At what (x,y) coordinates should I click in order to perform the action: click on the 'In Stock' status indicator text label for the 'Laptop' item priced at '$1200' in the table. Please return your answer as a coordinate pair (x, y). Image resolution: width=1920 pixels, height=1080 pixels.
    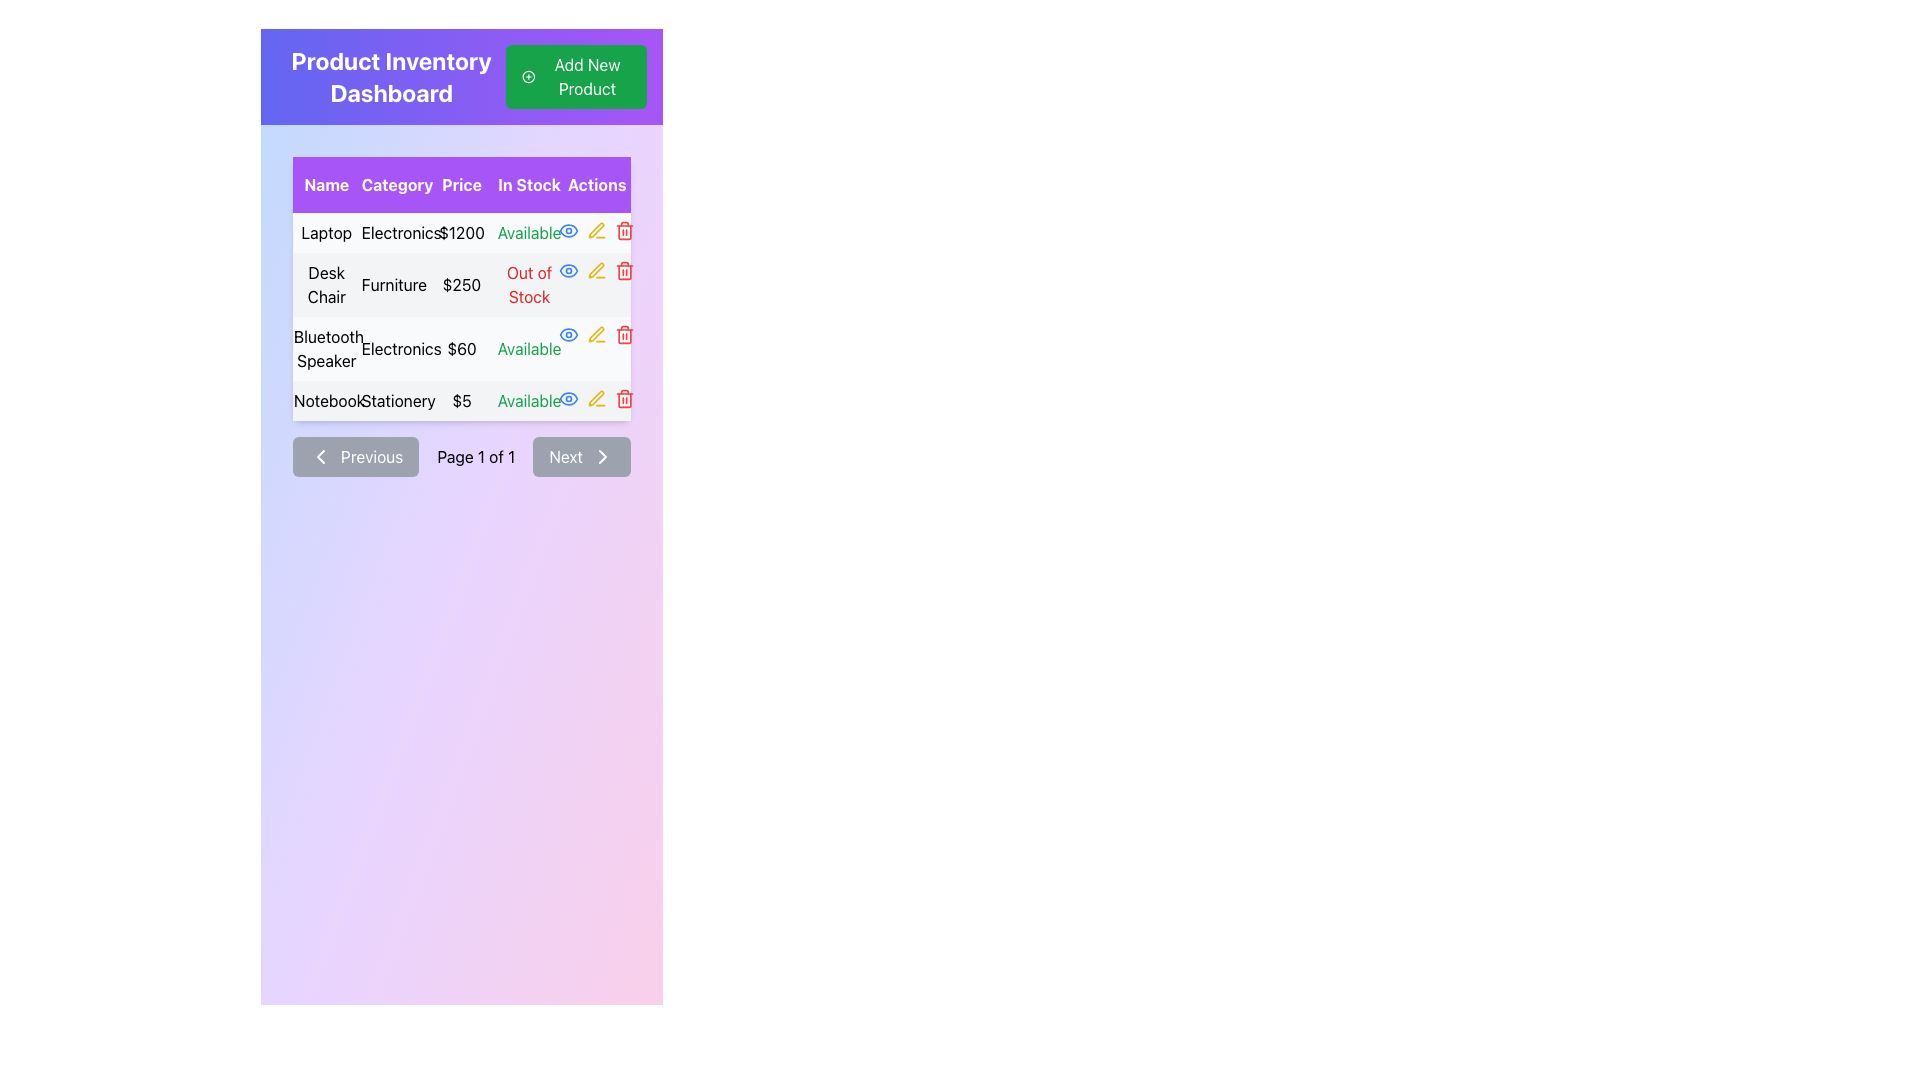
    Looking at the image, I should click on (529, 231).